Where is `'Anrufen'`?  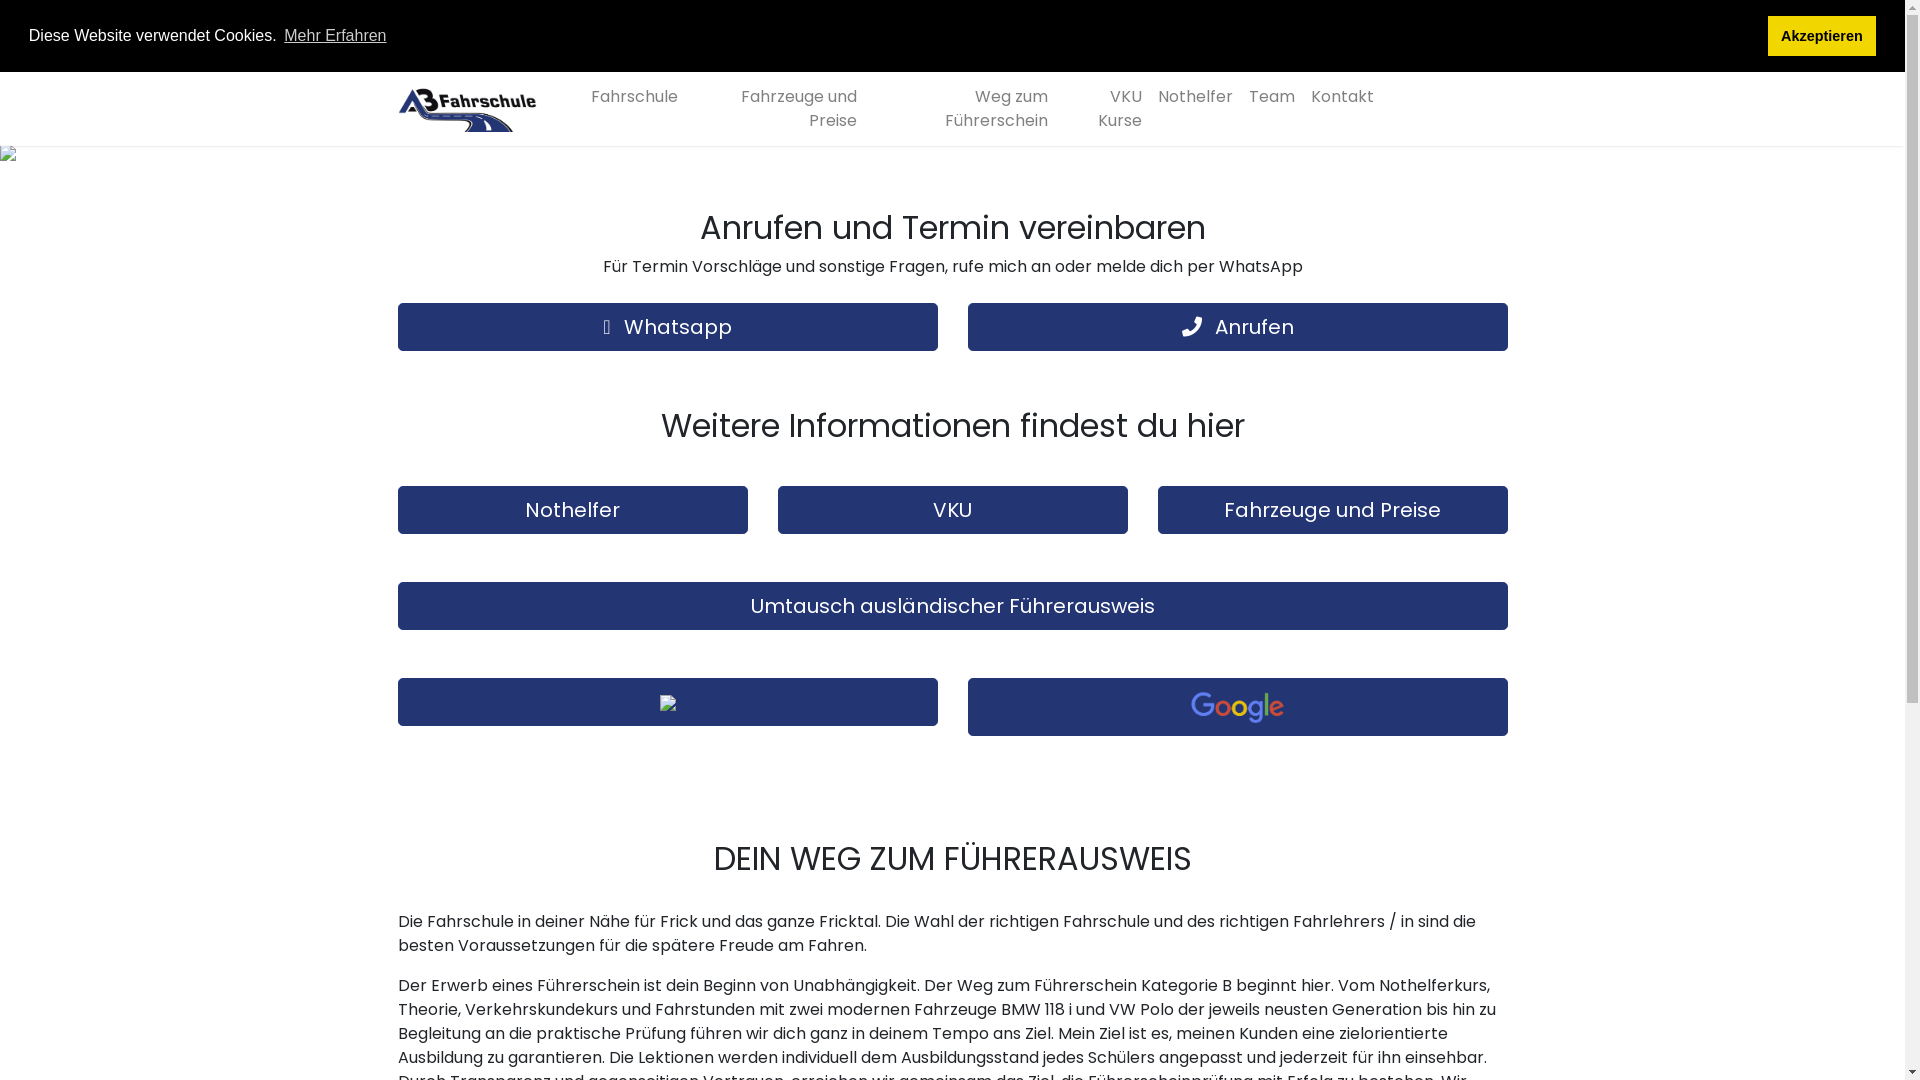
'Anrufen' is located at coordinates (1237, 326).